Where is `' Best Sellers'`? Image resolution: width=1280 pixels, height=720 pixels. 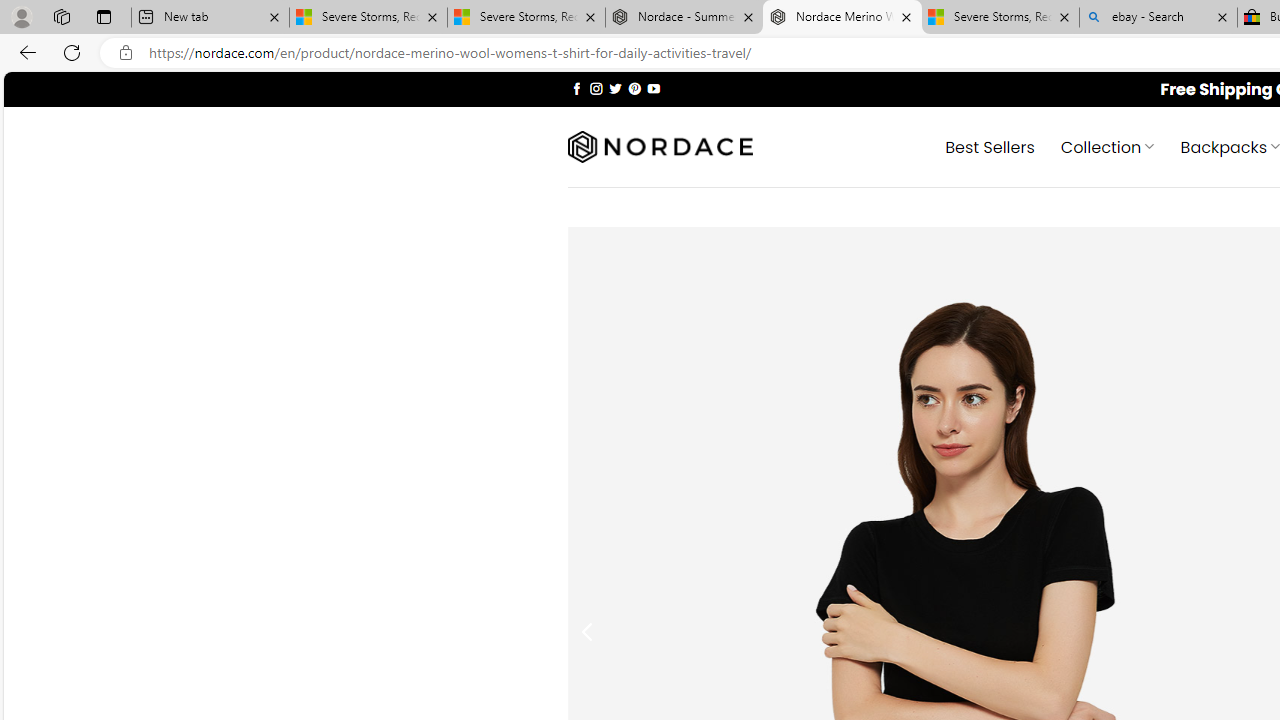
' Best Sellers' is located at coordinates (990, 145).